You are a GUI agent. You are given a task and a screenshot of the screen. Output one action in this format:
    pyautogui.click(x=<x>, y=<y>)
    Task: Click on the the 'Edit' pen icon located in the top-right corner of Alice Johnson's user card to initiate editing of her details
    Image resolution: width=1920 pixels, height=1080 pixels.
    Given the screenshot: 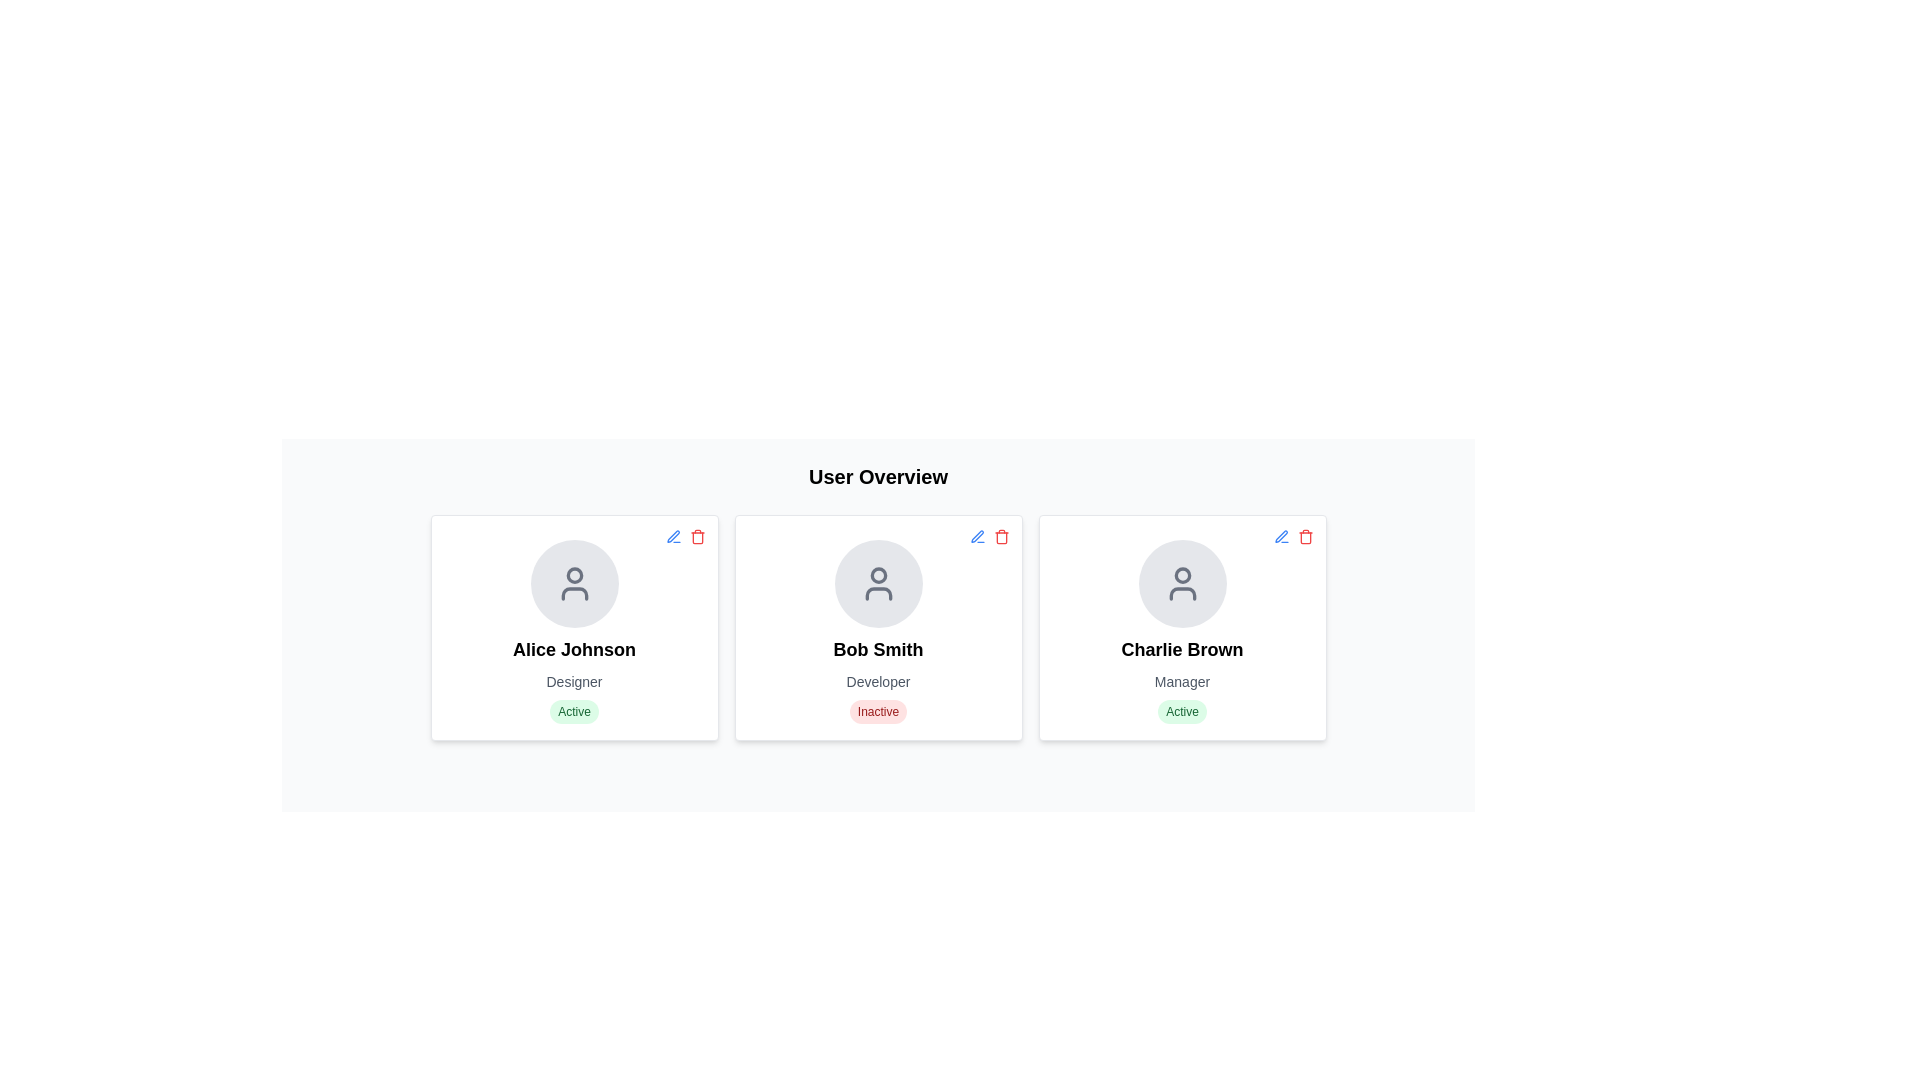 What is the action you would take?
    pyautogui.click(x=673, y=535)
    